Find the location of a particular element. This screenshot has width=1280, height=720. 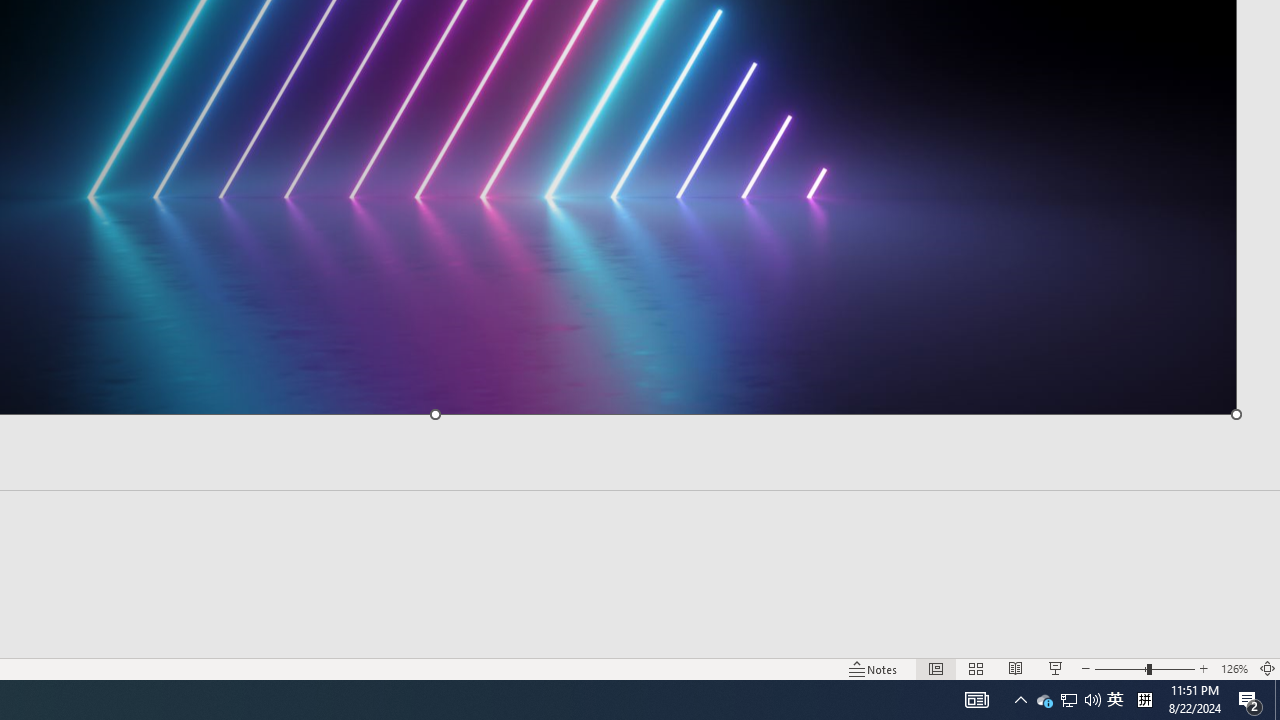

'Zoom 126%' is located at coordinates (1233, 669).